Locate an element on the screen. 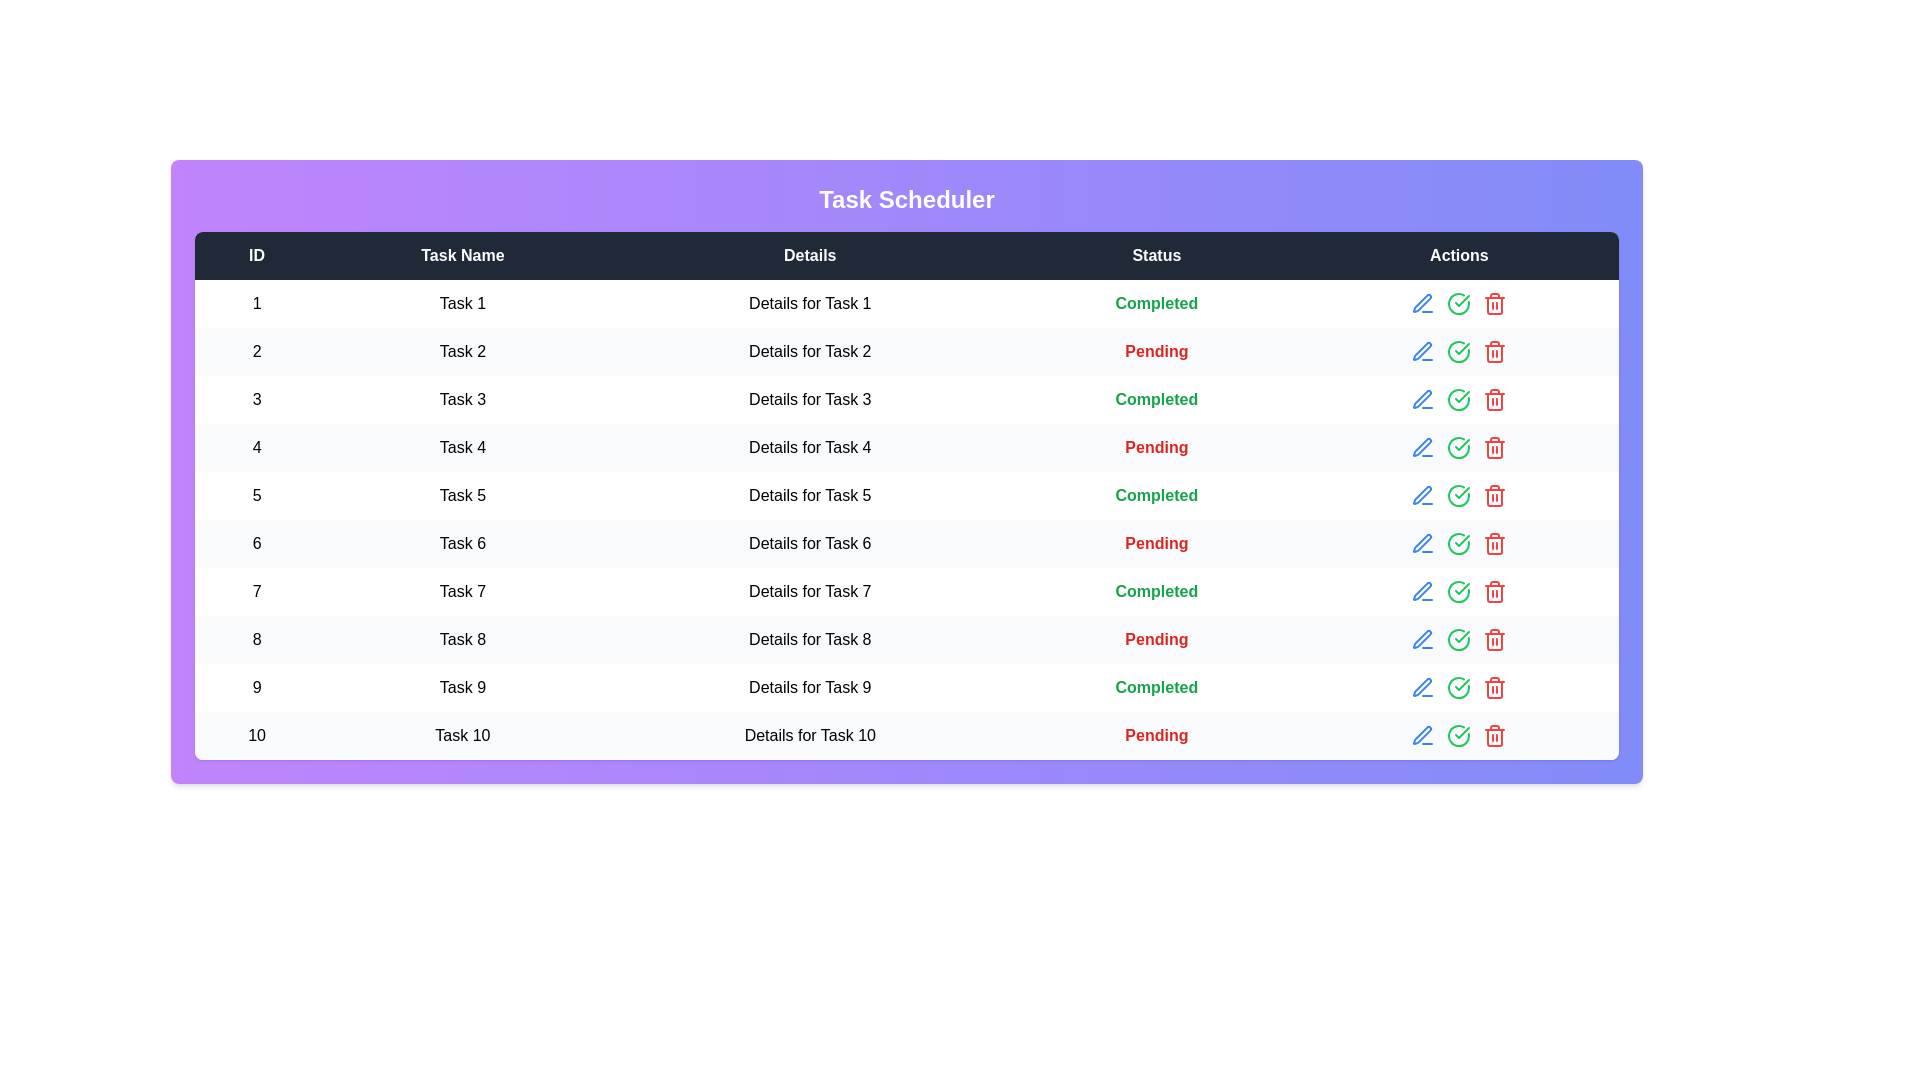  the column header ID to sort the tasks by that column is located at coordinates (256, 254).